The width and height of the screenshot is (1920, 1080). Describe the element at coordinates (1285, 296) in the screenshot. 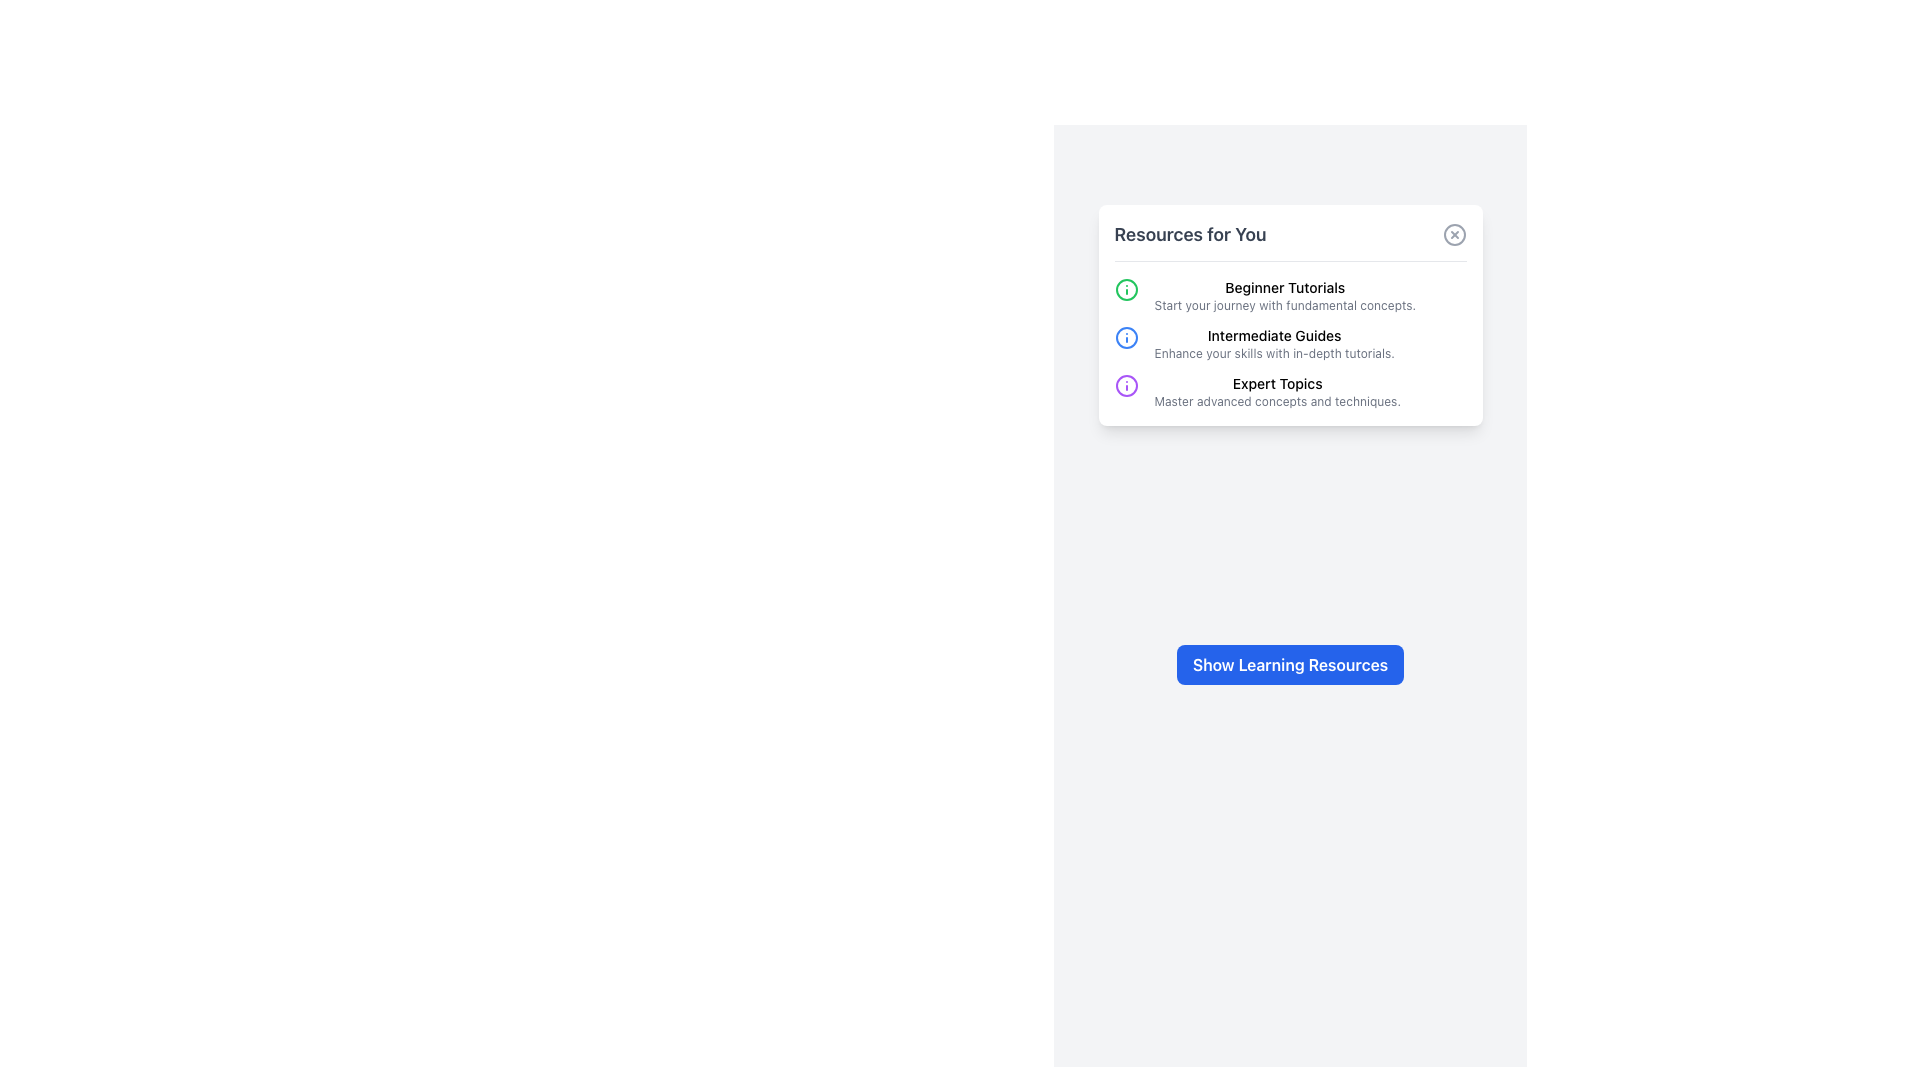

I see `the Informational Text Section that serves as a header for basic tutorial resources, located above the 'Intermediate Guides' section and below a green info icon` at that location.